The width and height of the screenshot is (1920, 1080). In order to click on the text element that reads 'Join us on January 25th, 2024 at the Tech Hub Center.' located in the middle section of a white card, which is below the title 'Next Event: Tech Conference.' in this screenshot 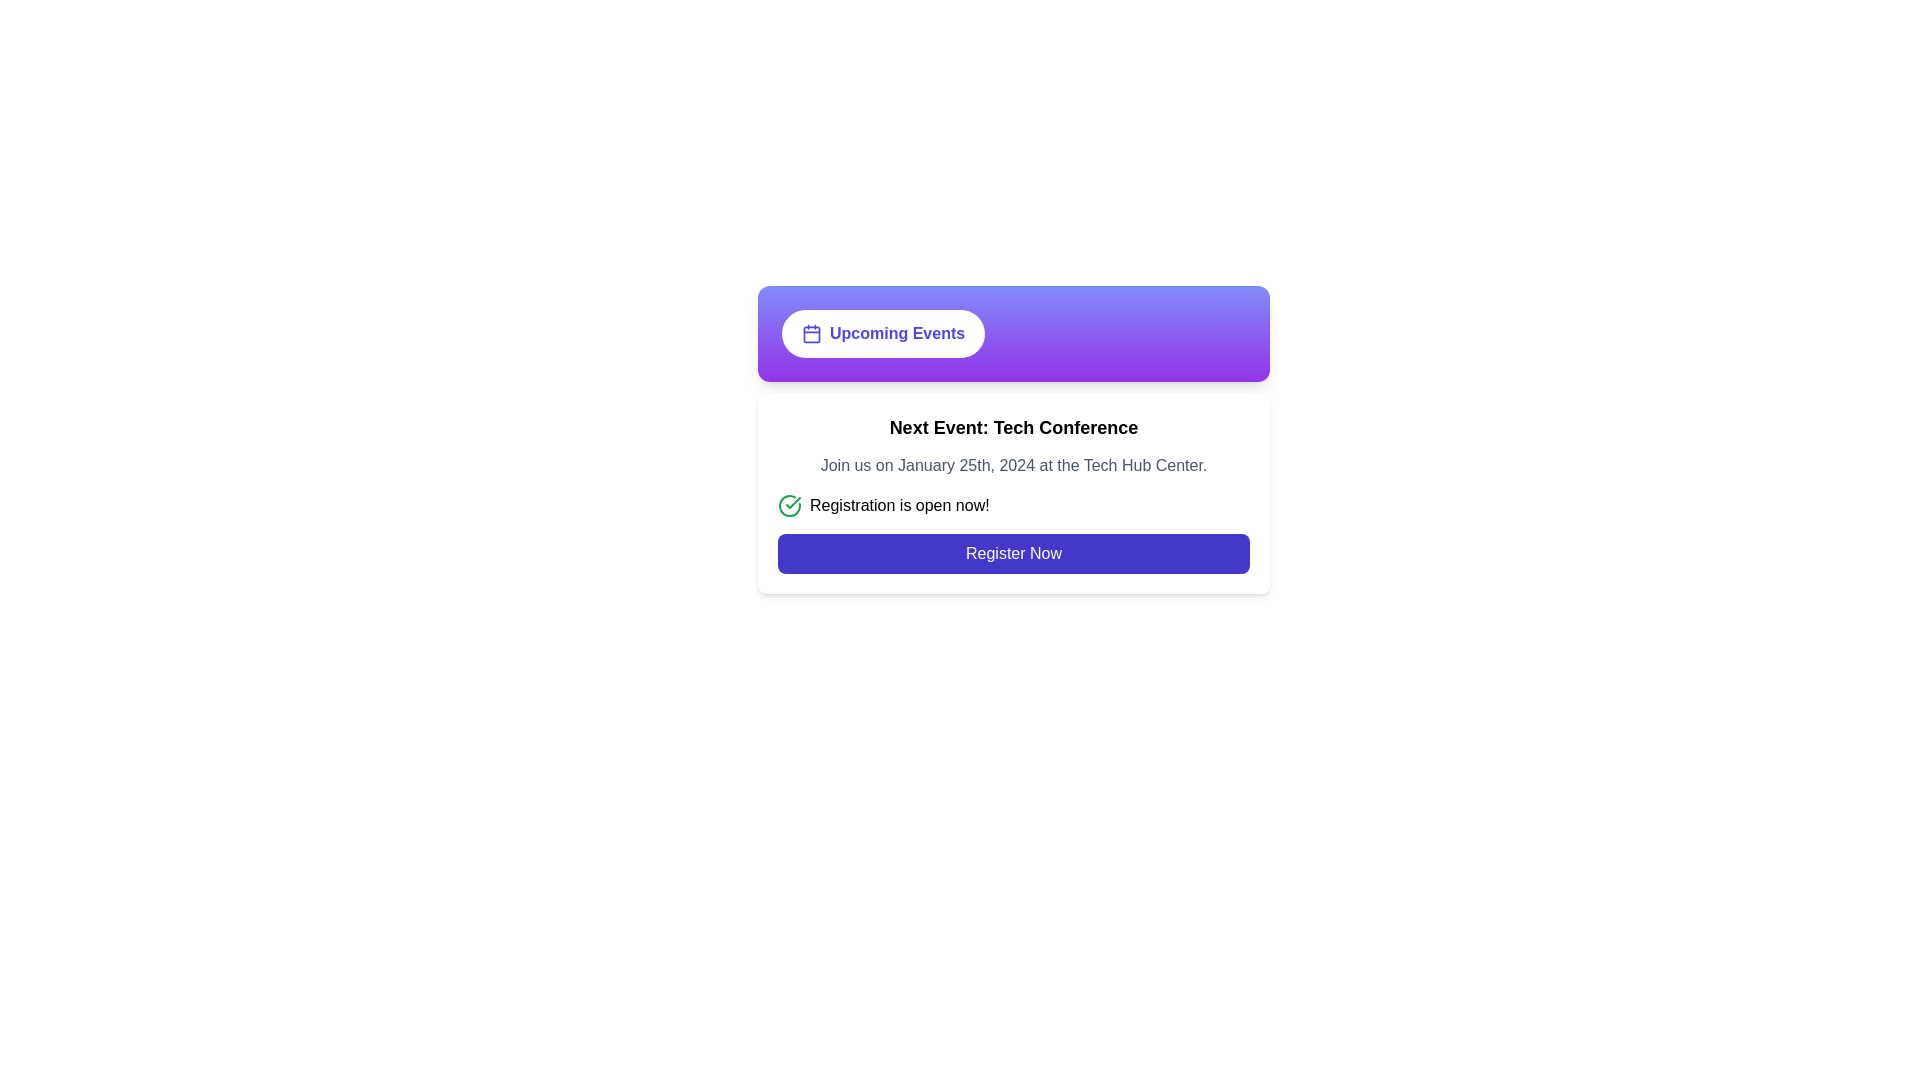, I will do `click(1013, 466)`.